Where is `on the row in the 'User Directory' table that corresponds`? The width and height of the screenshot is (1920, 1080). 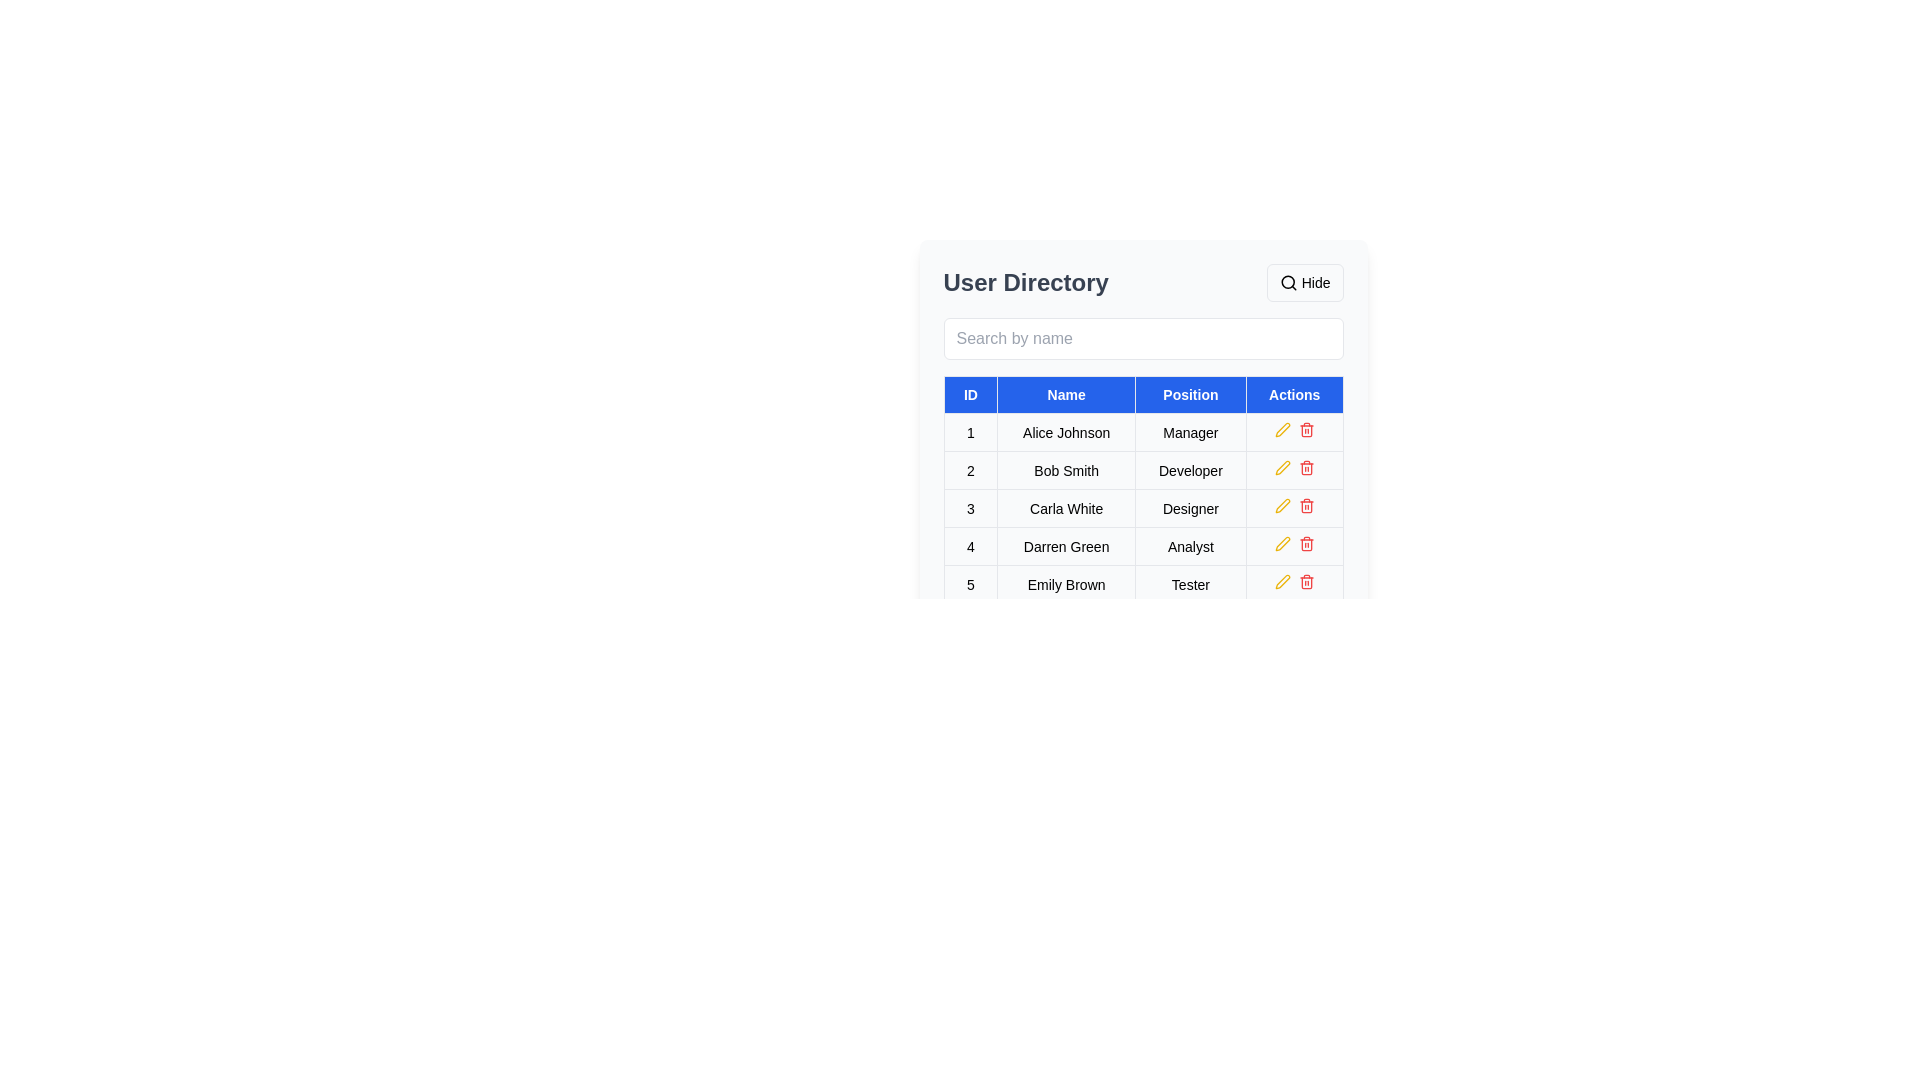 on the row in the 'User Directory' table that corresponds is located at coordinates (1143, 507).